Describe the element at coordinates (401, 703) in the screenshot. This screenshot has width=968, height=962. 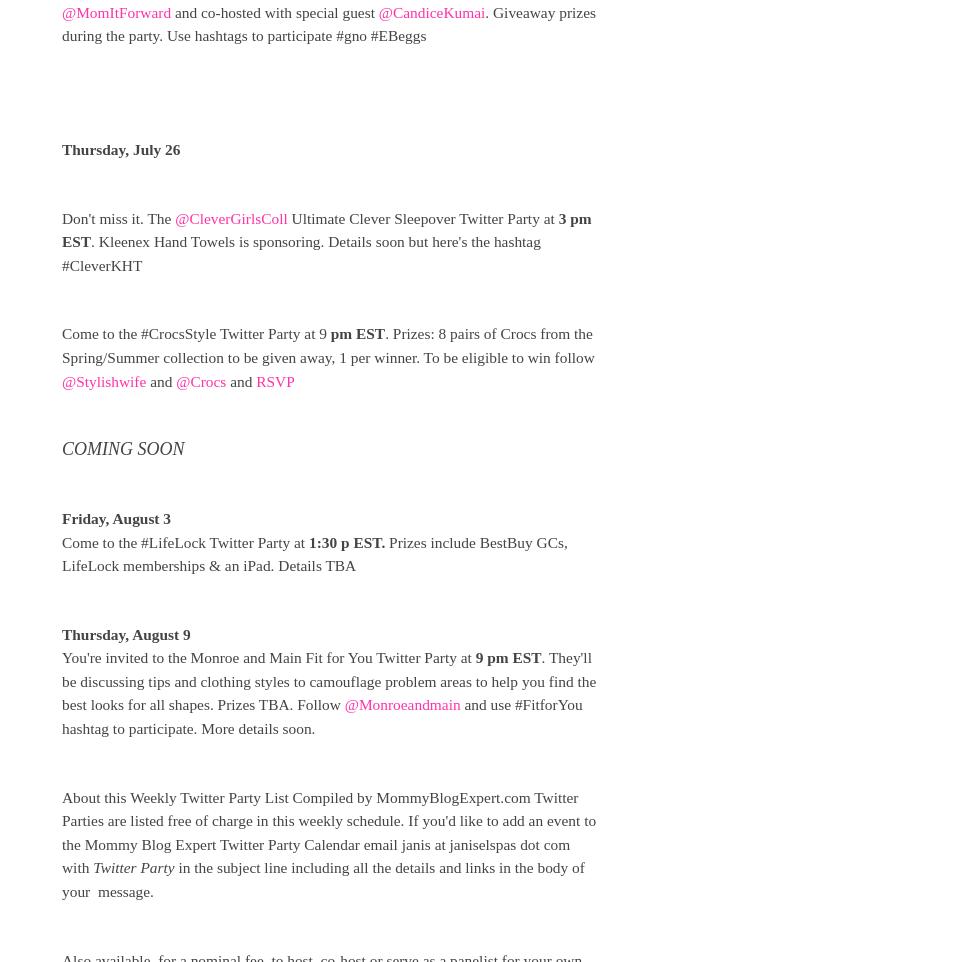
I see `'@Monroeandmain'` at that location.